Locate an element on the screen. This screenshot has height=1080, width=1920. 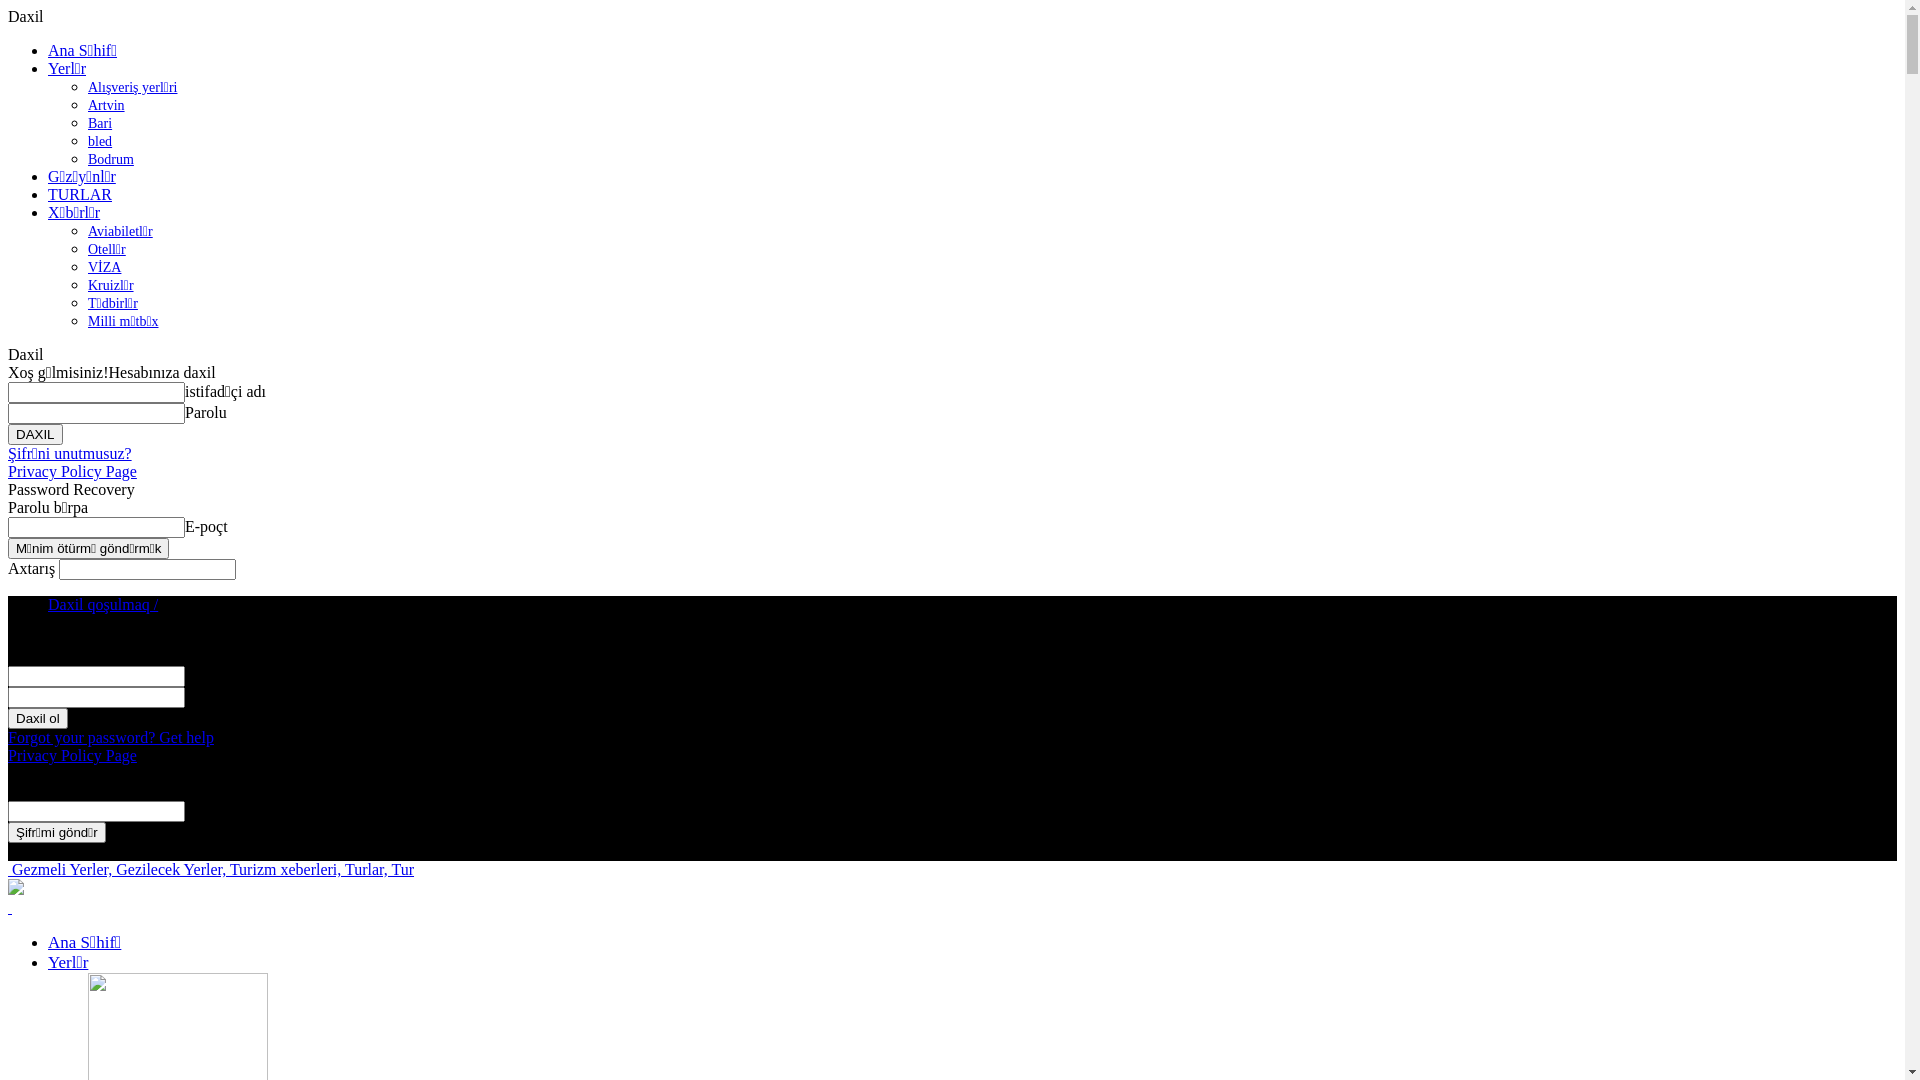
'TURLAR' is located at coordinates (80, 194).